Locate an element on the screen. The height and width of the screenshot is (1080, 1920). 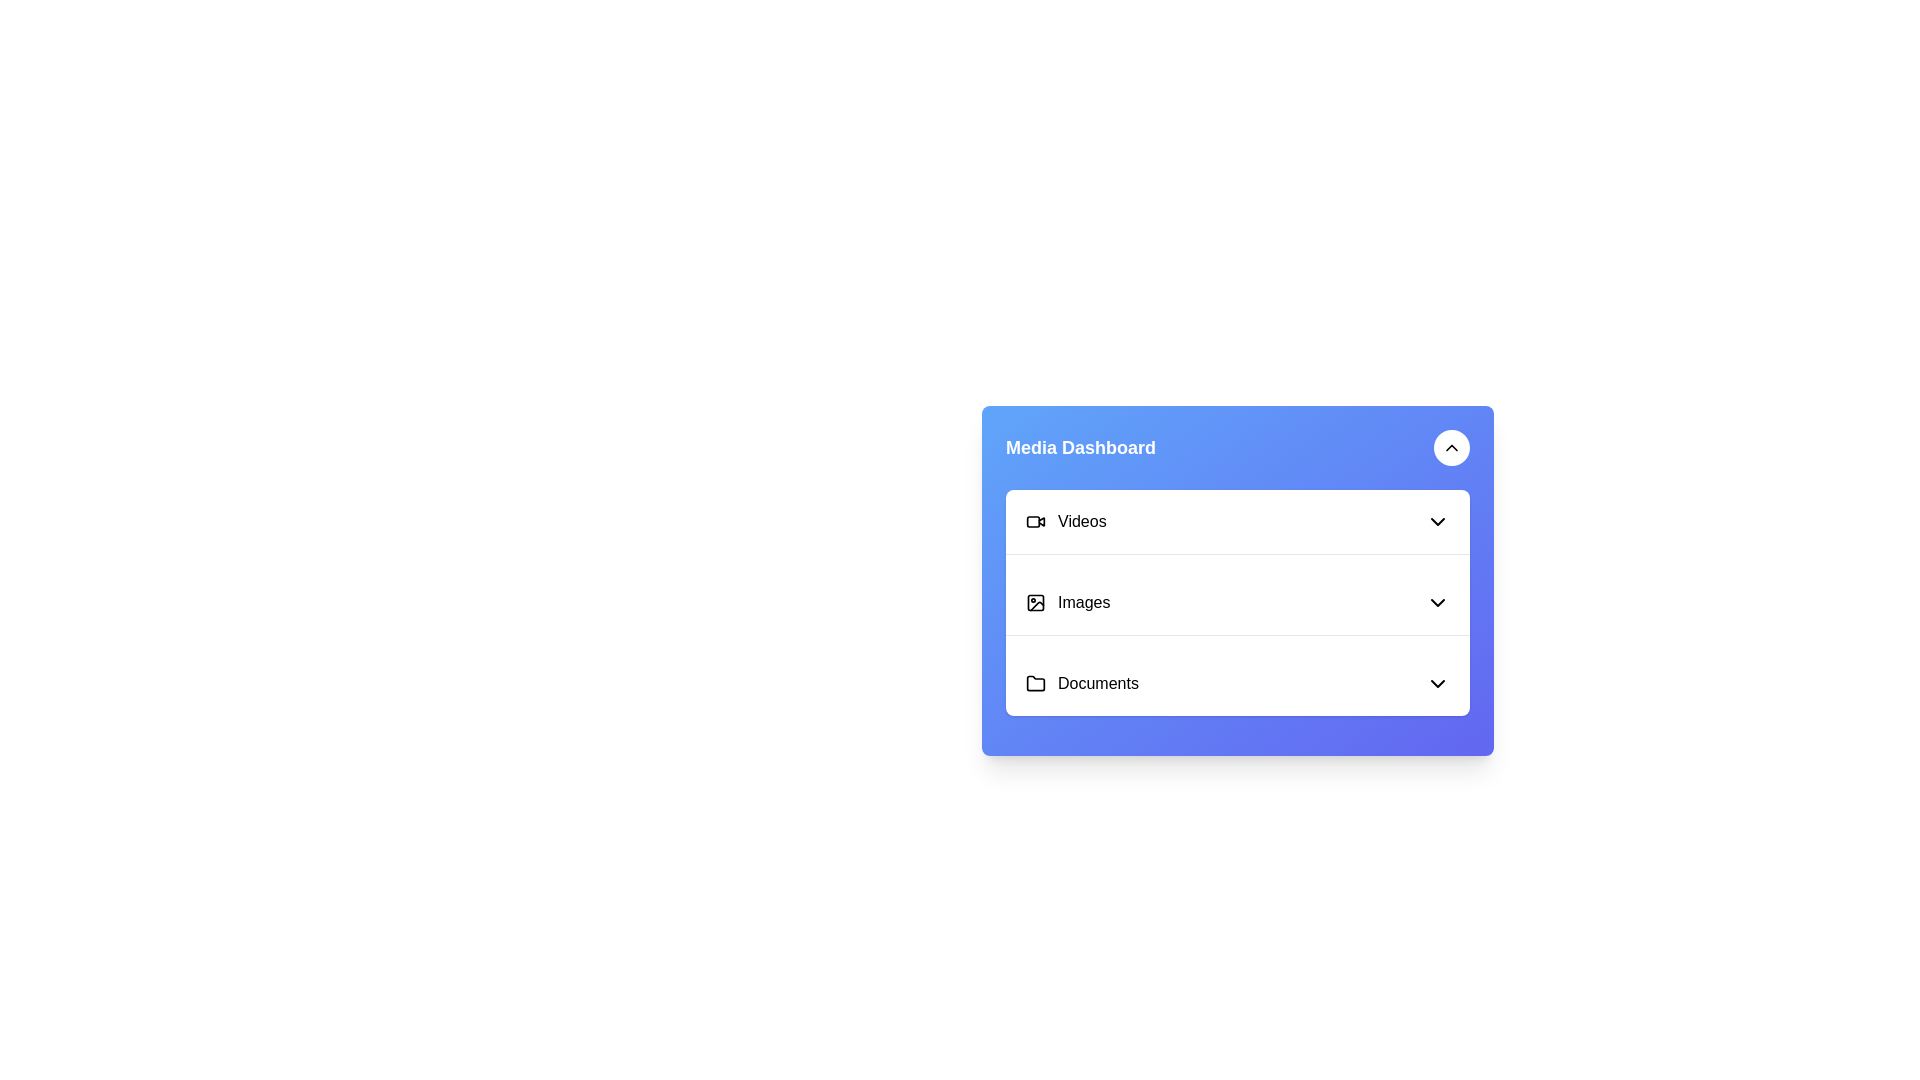
the folder icon, which is located to the left of the 'Documents' text in the third row of the vertical list inside the 'Media Dashboard' card component is located at coordinates (1036, 682).